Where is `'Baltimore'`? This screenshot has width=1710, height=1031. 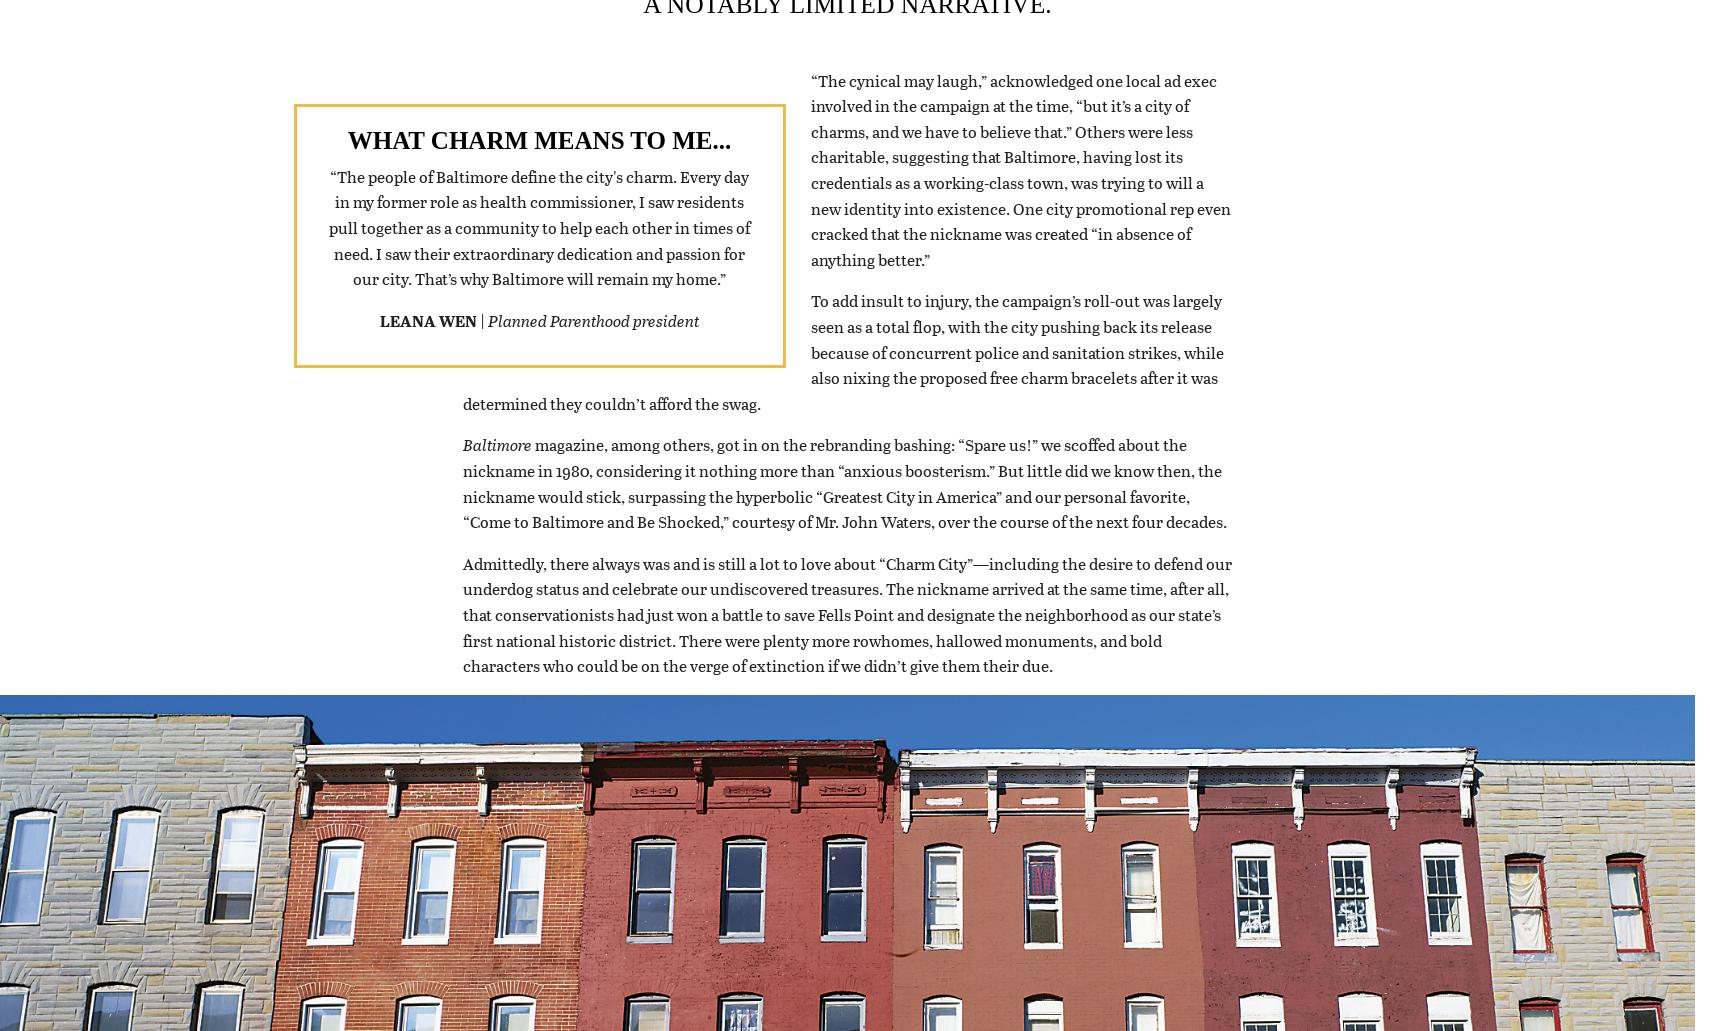 'Baltimore' is located at coordinates (496, 470).